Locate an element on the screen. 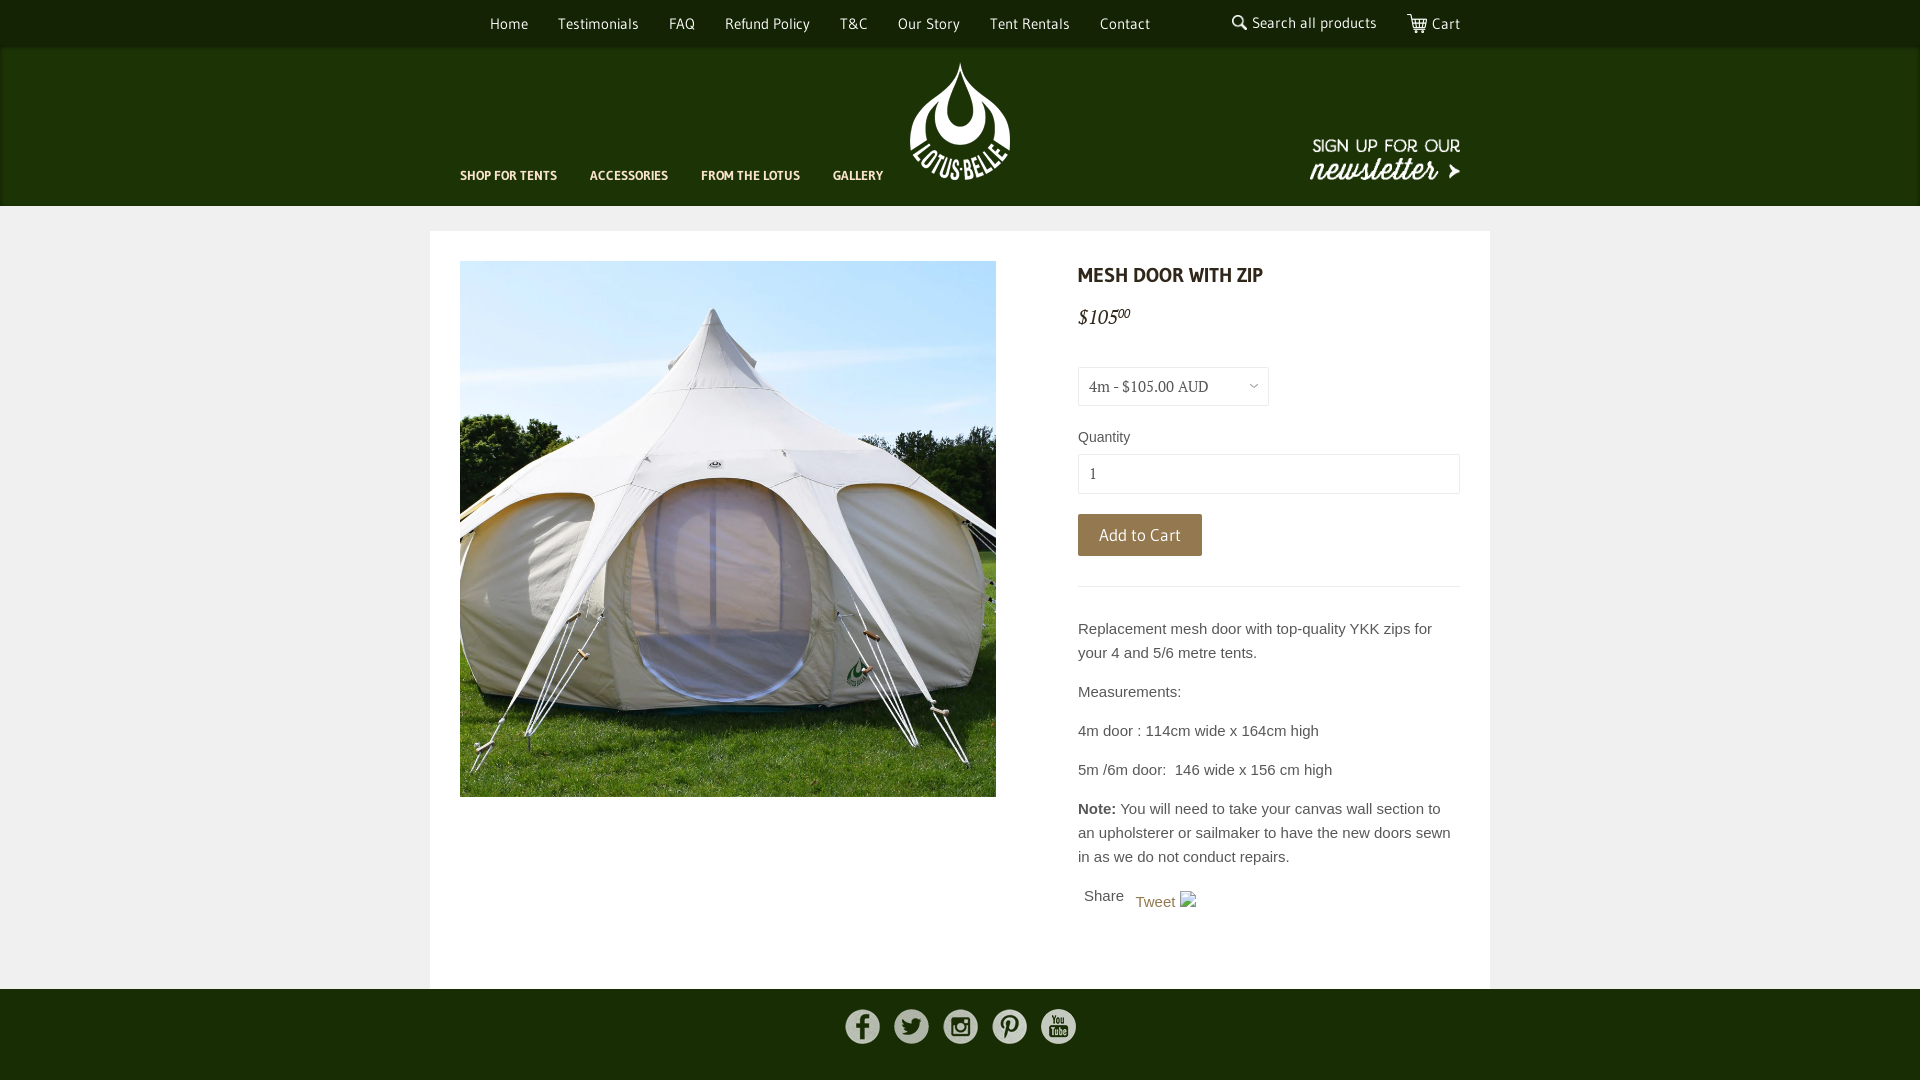 The width and height of the screenshot is (1920, 1080). 'Our Story' is located at coordinates (928, 23).